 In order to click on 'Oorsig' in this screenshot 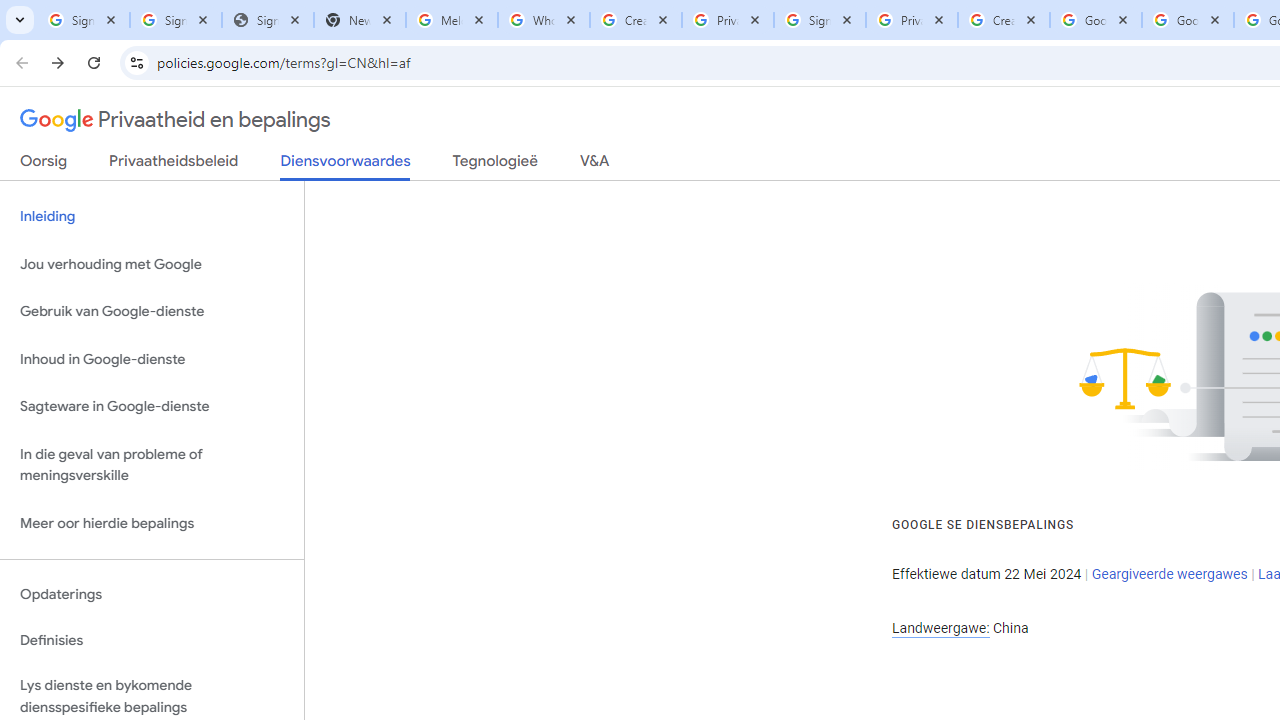, I will do `click(44, 164)`.